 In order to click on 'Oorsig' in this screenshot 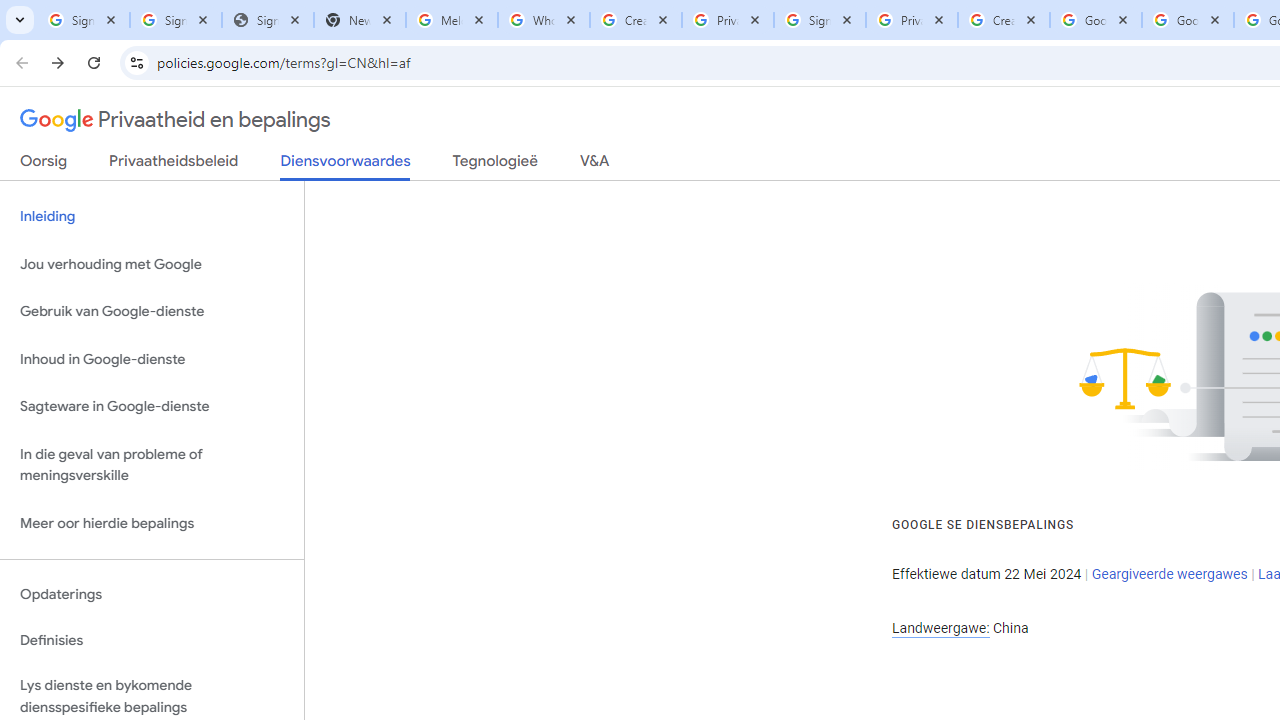, I will do `click(44, 164)`.